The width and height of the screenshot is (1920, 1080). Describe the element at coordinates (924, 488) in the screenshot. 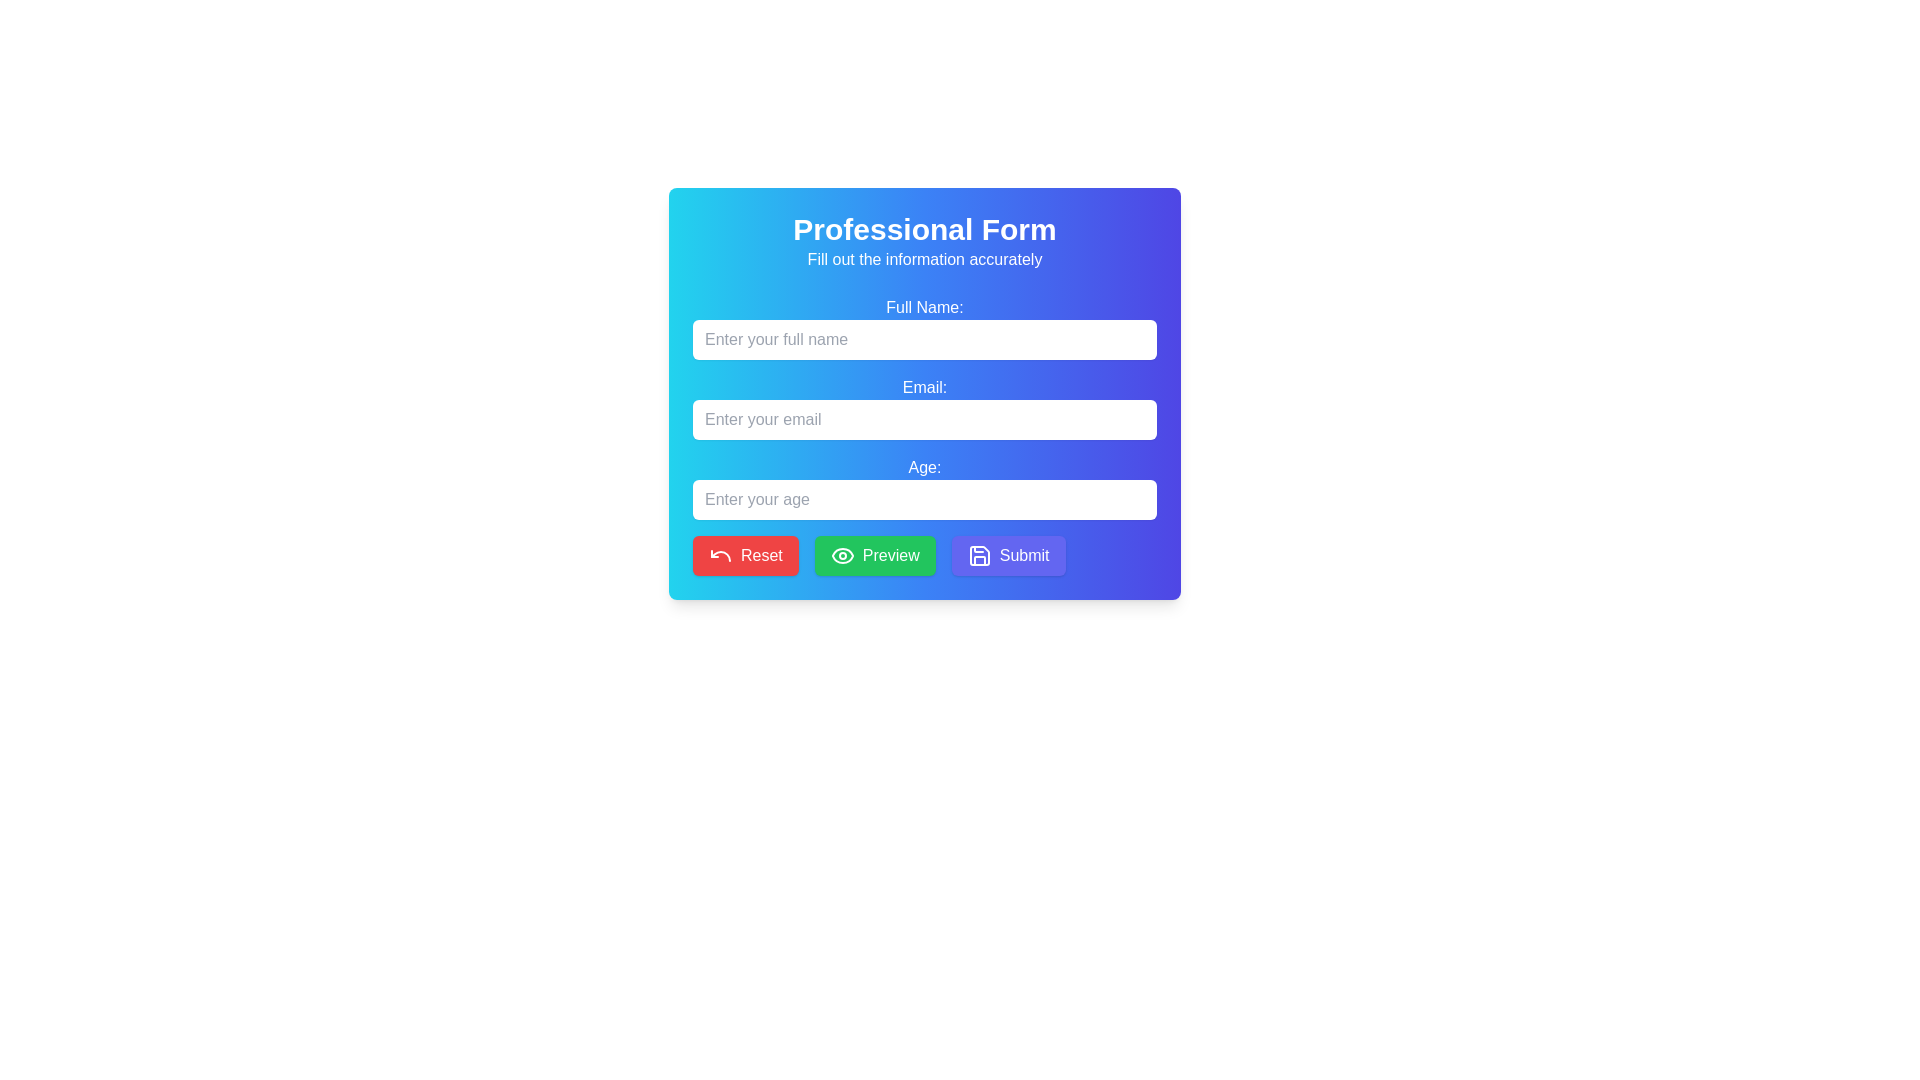

I see `the labeled text input field for numerical input with the label 'Age:'` at that location.